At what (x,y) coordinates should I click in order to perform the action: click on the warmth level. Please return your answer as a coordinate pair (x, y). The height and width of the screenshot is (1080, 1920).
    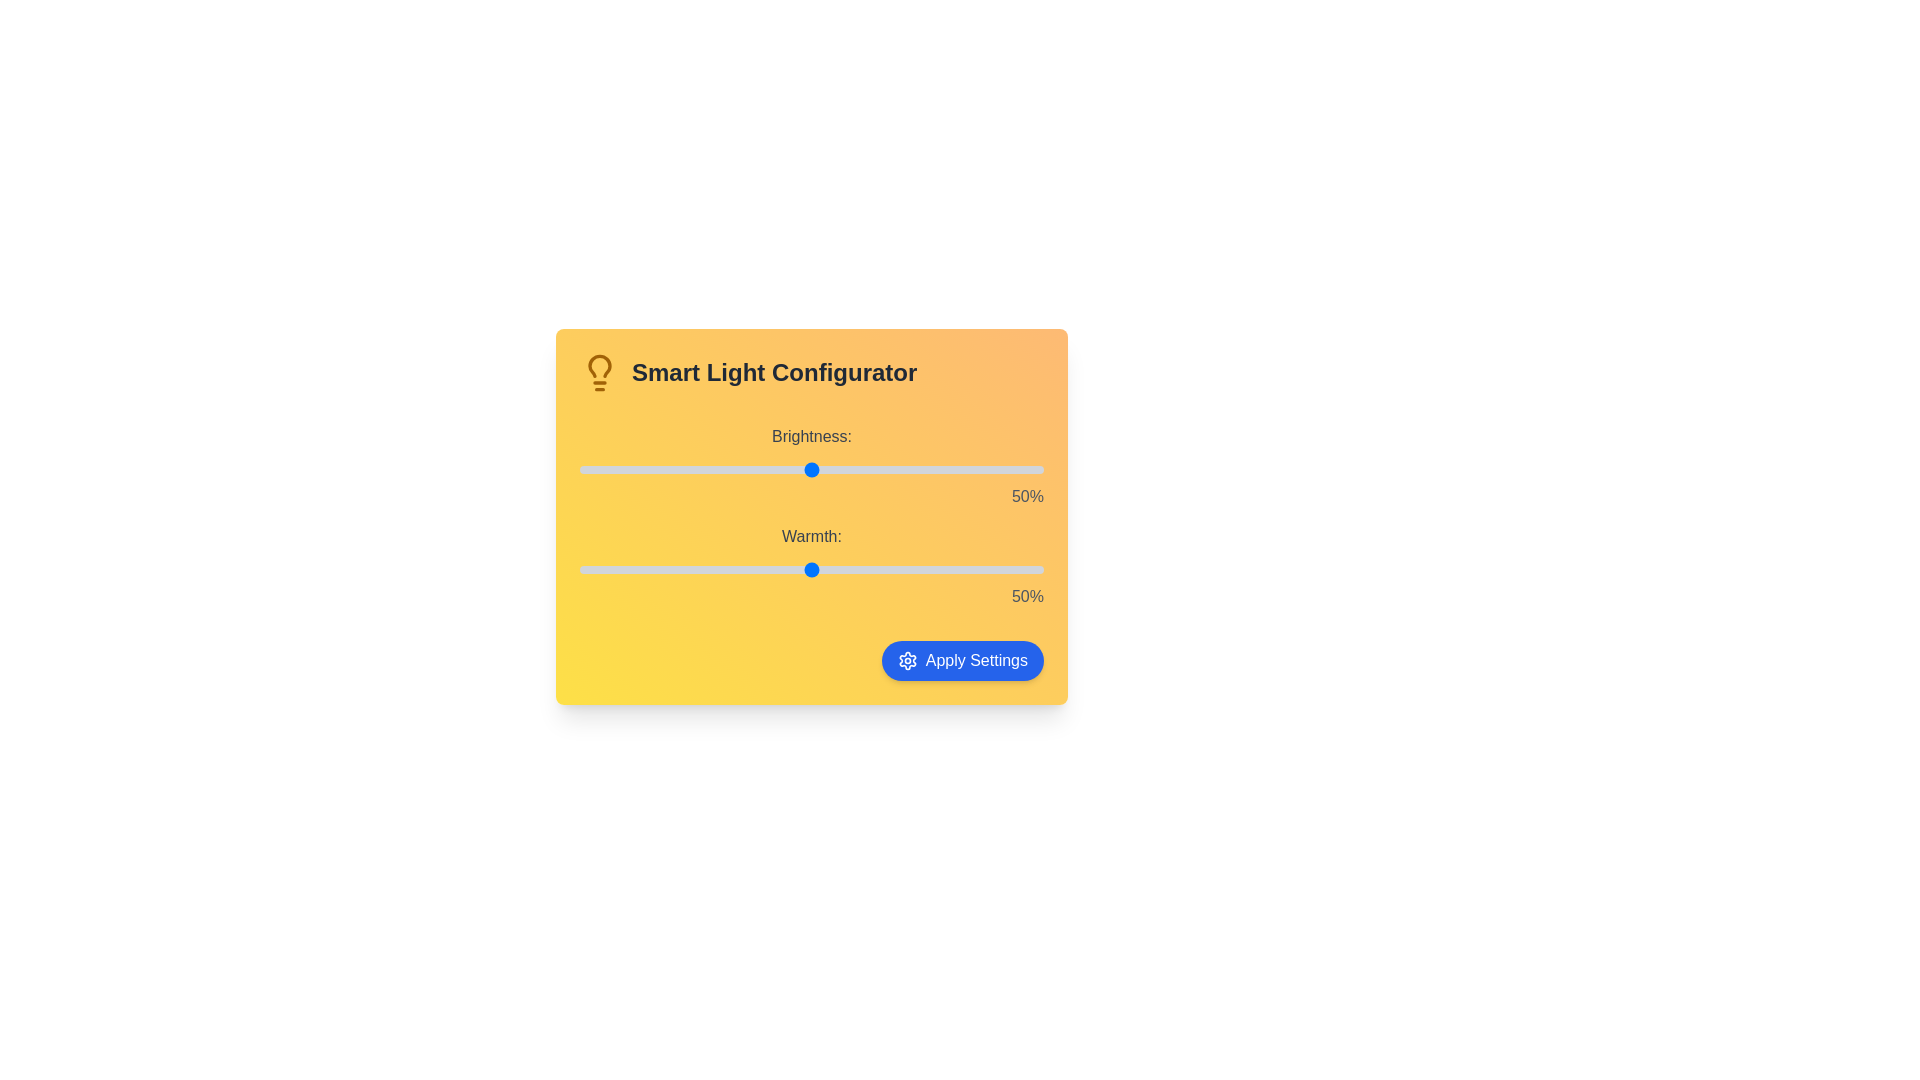
    Looking at the image, I should click on (1020, 570).